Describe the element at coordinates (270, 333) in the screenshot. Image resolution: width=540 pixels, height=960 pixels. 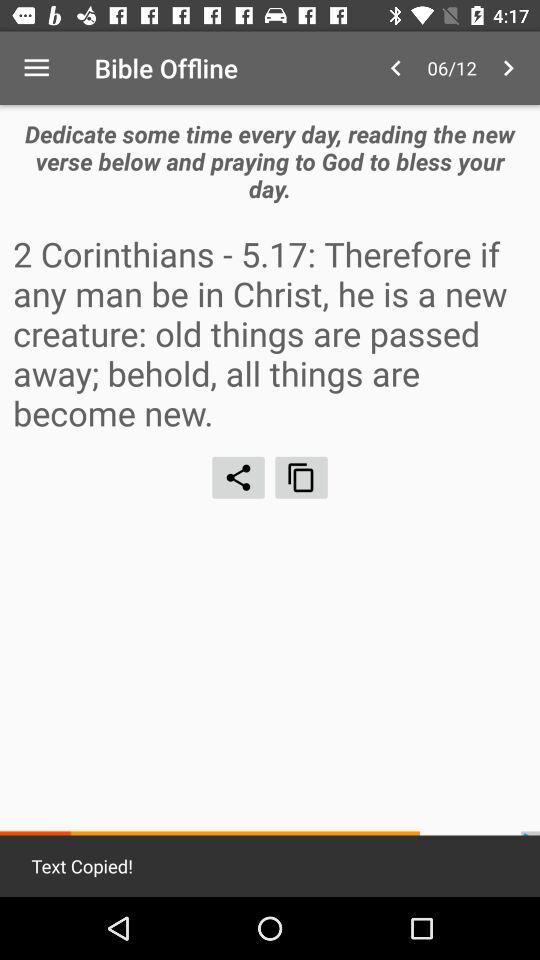
I see `item below dedicate some time icon` at that location.